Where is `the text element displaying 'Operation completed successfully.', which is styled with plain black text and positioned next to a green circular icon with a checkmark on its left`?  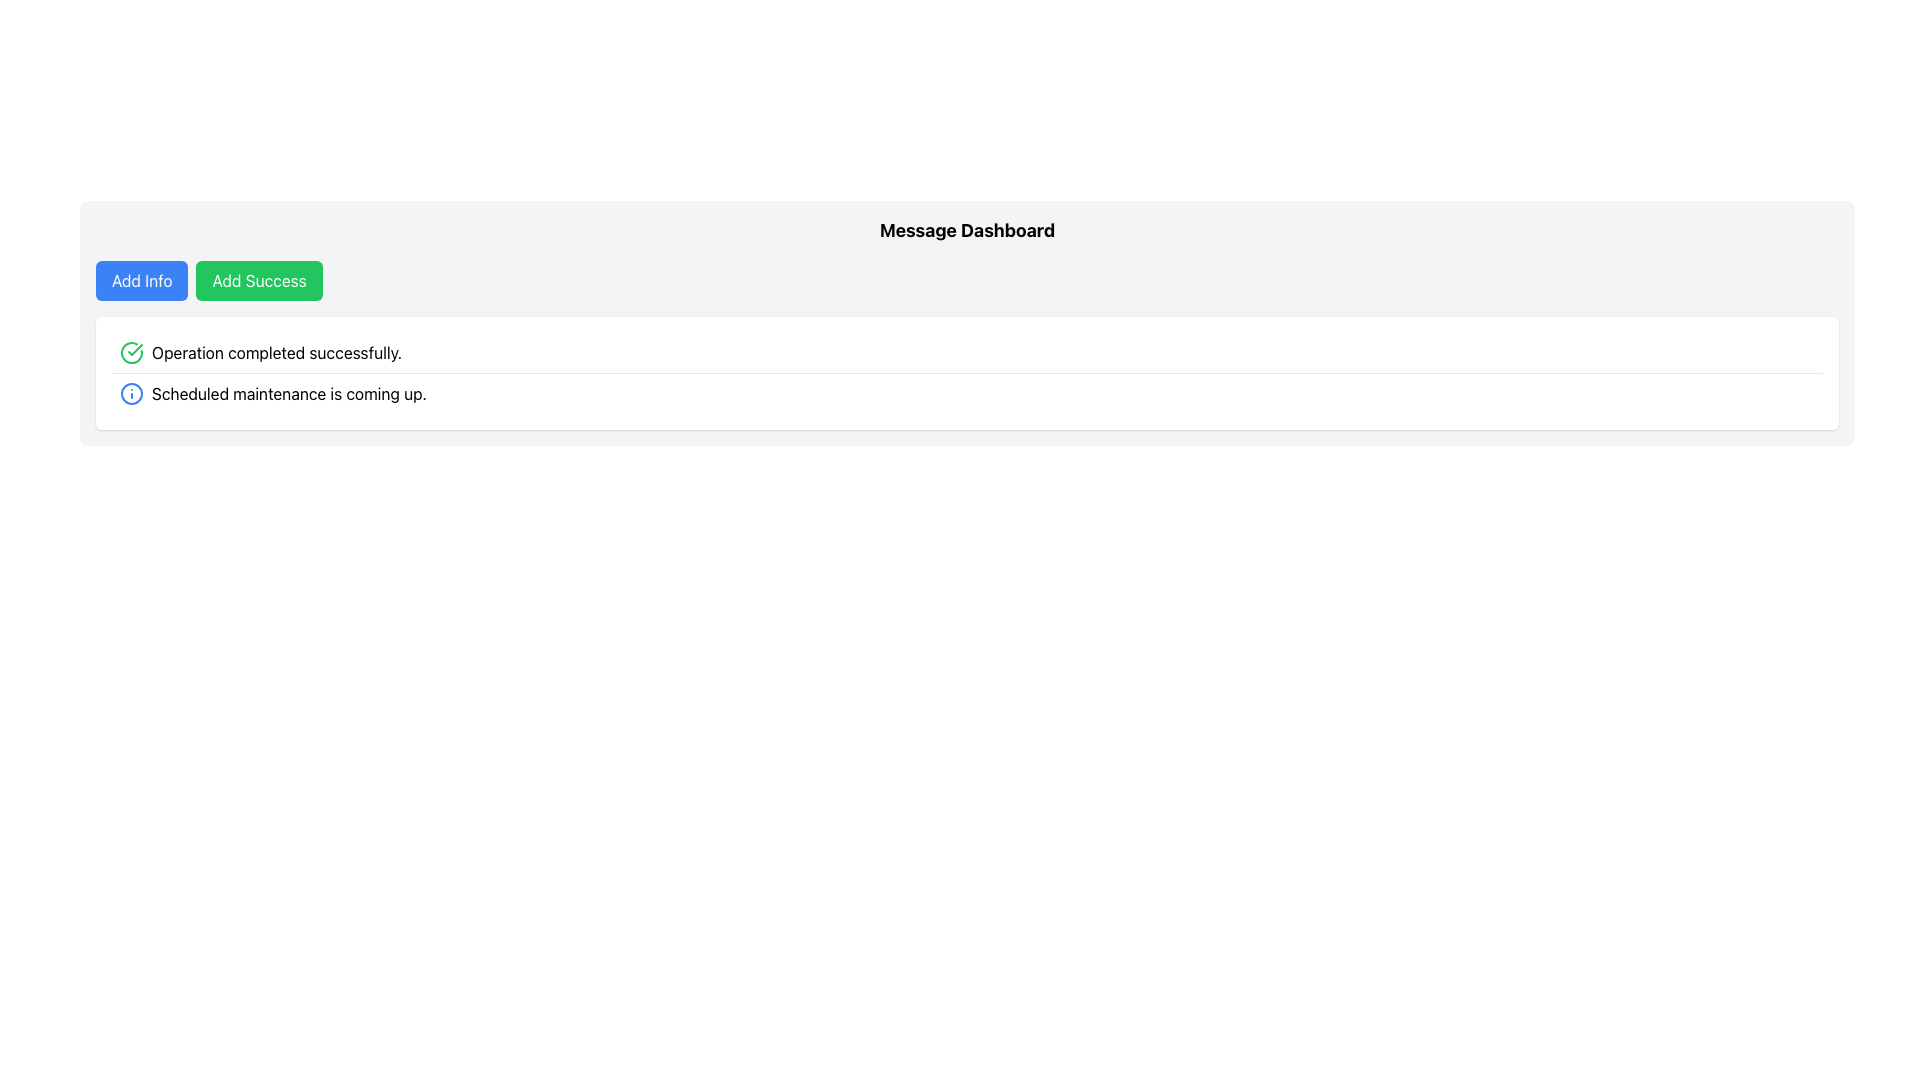
the text element displaying 'Operation completed successfully.', which is styled with plain black text and positioned next to a green circular icon with a checkmark on its left is located at coordinates (276, 352).